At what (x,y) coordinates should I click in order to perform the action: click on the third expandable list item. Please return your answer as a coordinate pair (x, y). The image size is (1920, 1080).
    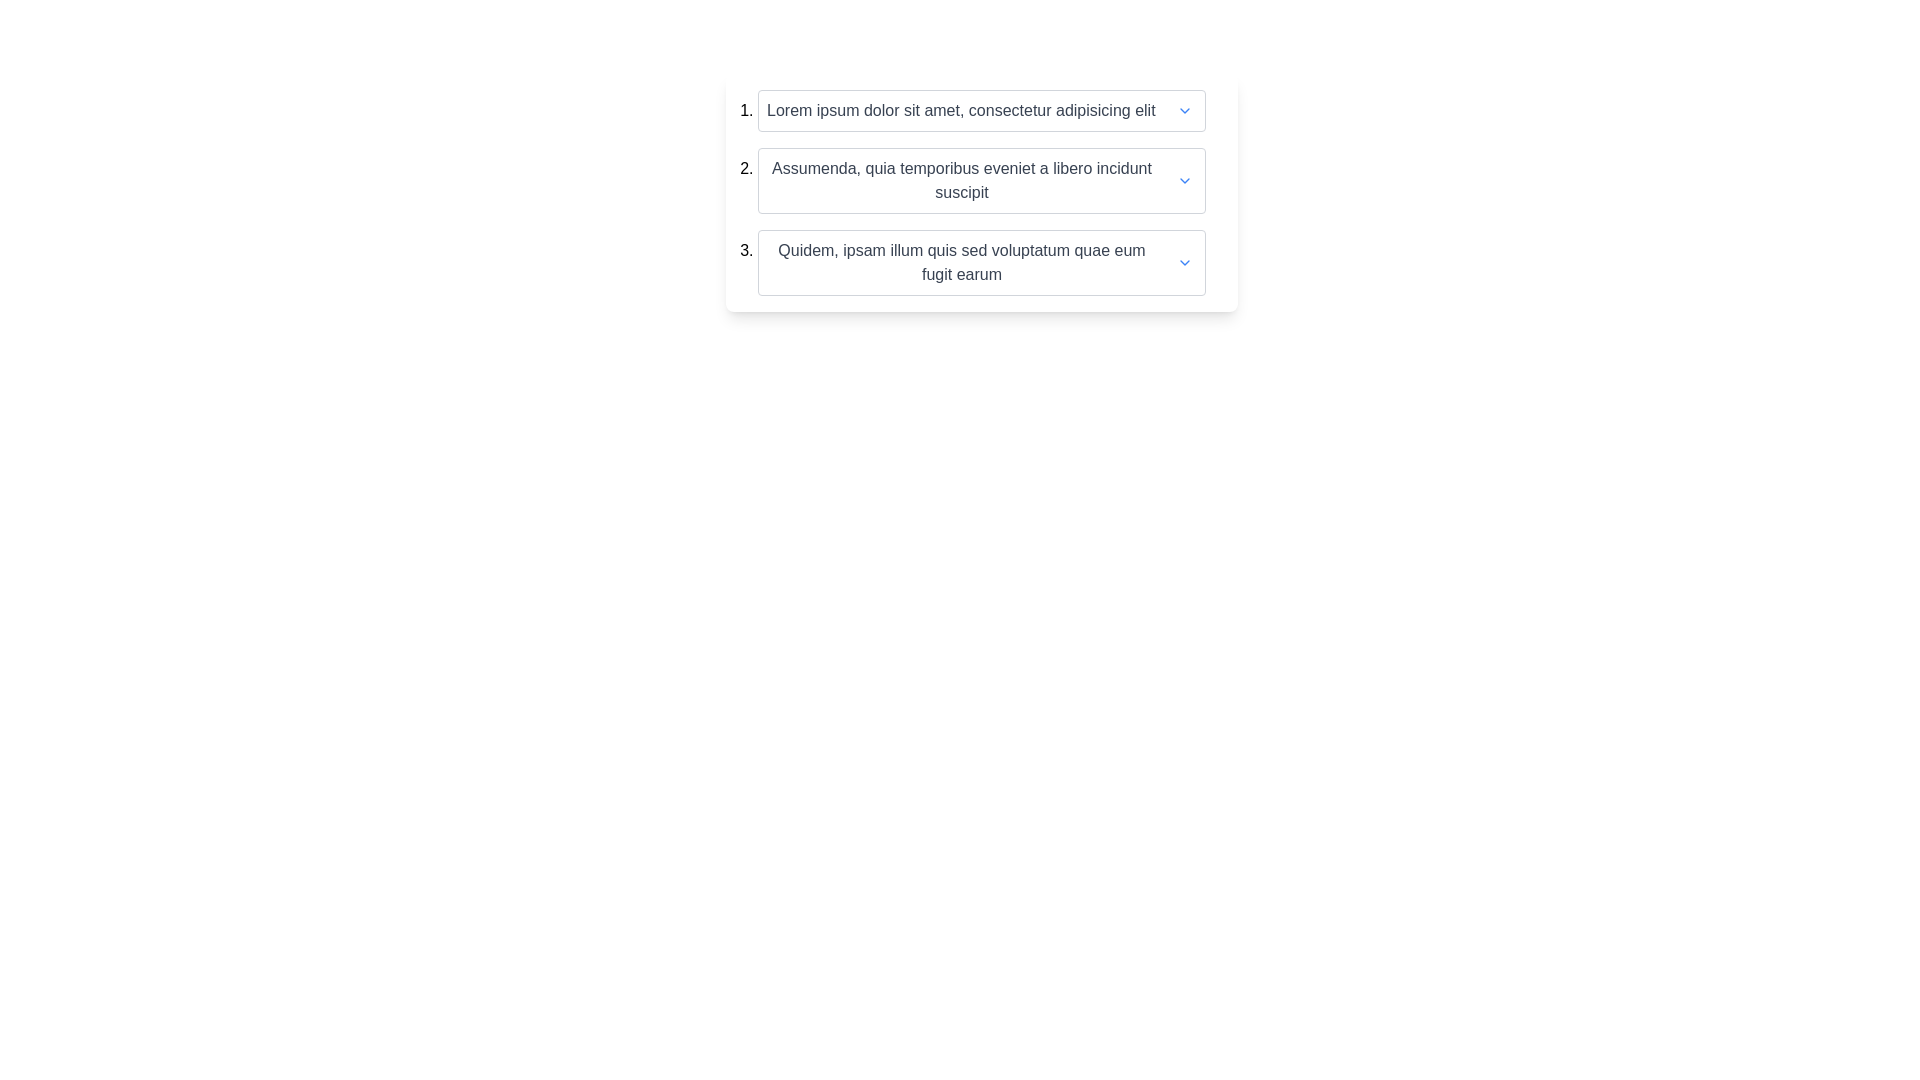
    Looking at the image, I should click on (982, 261).